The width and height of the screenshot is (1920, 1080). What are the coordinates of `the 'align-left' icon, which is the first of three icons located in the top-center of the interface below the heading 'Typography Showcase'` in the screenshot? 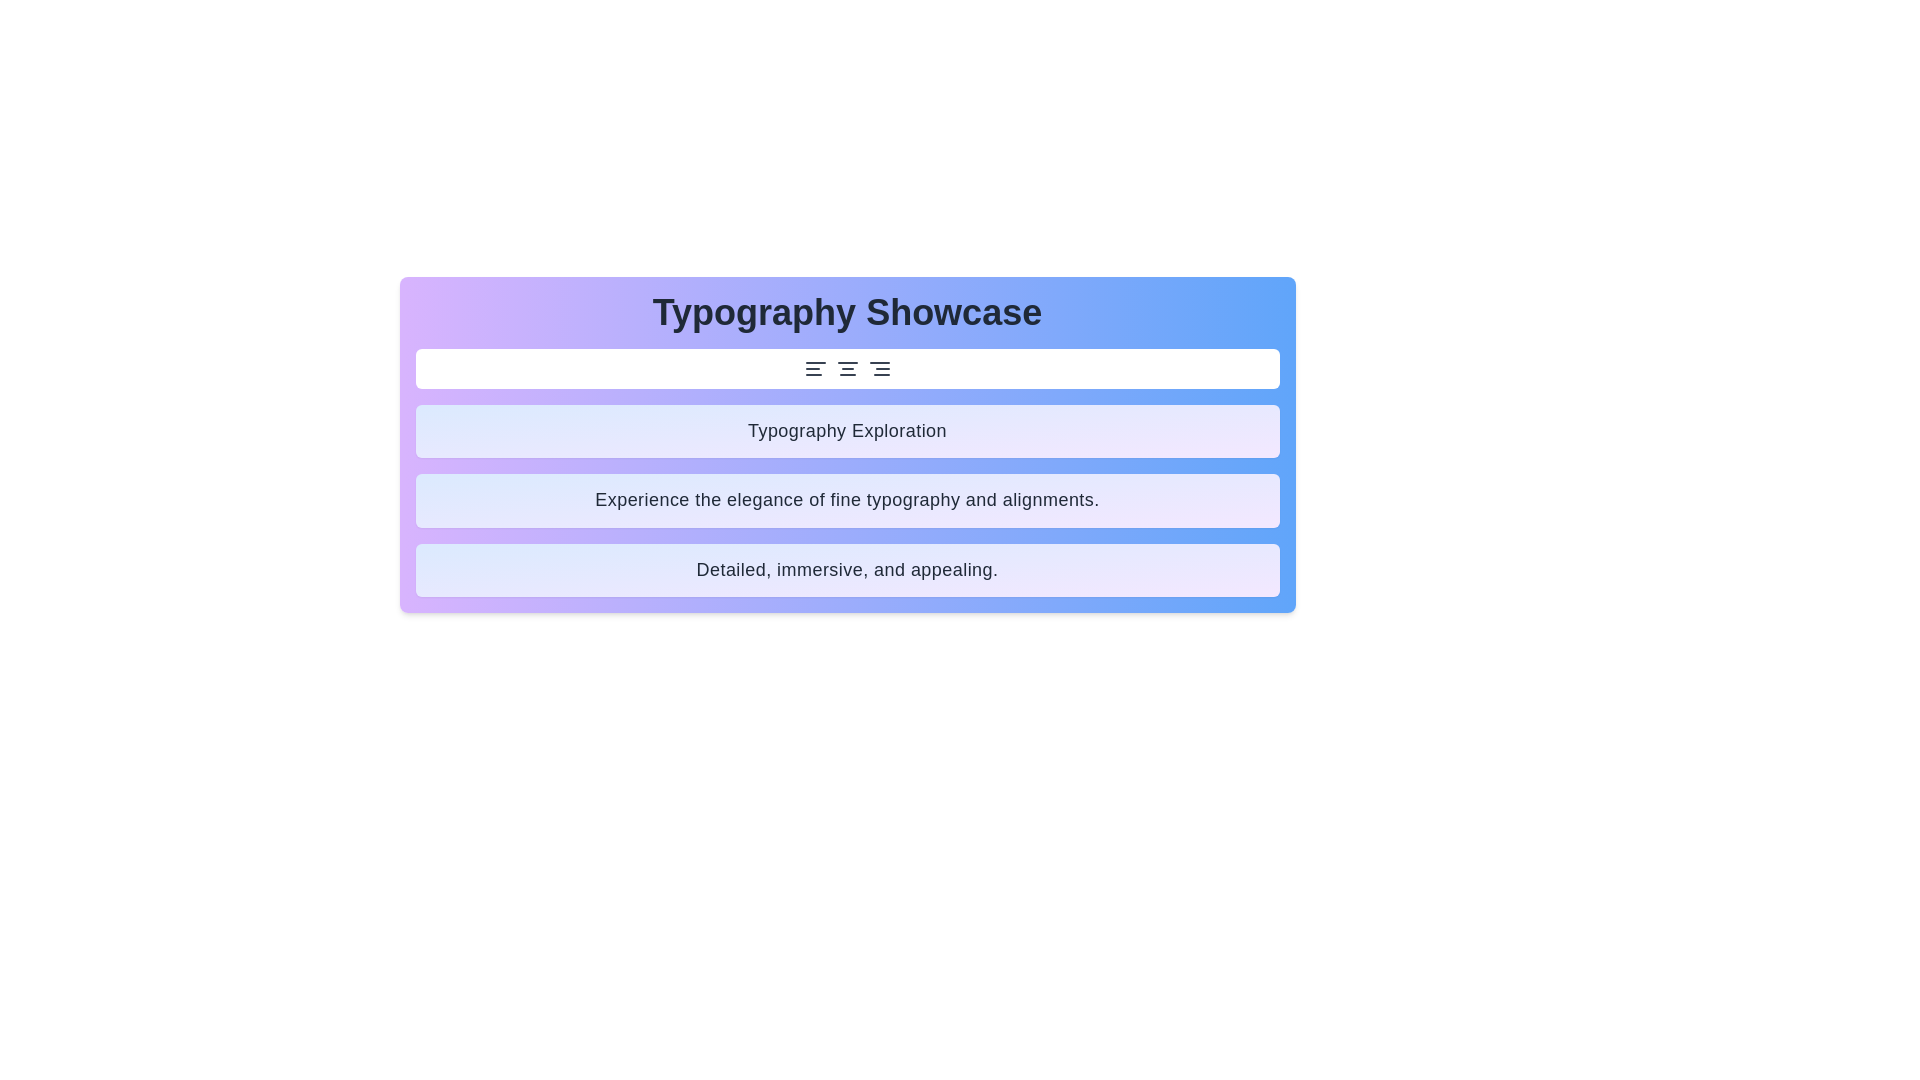 It's located at (815, 369).